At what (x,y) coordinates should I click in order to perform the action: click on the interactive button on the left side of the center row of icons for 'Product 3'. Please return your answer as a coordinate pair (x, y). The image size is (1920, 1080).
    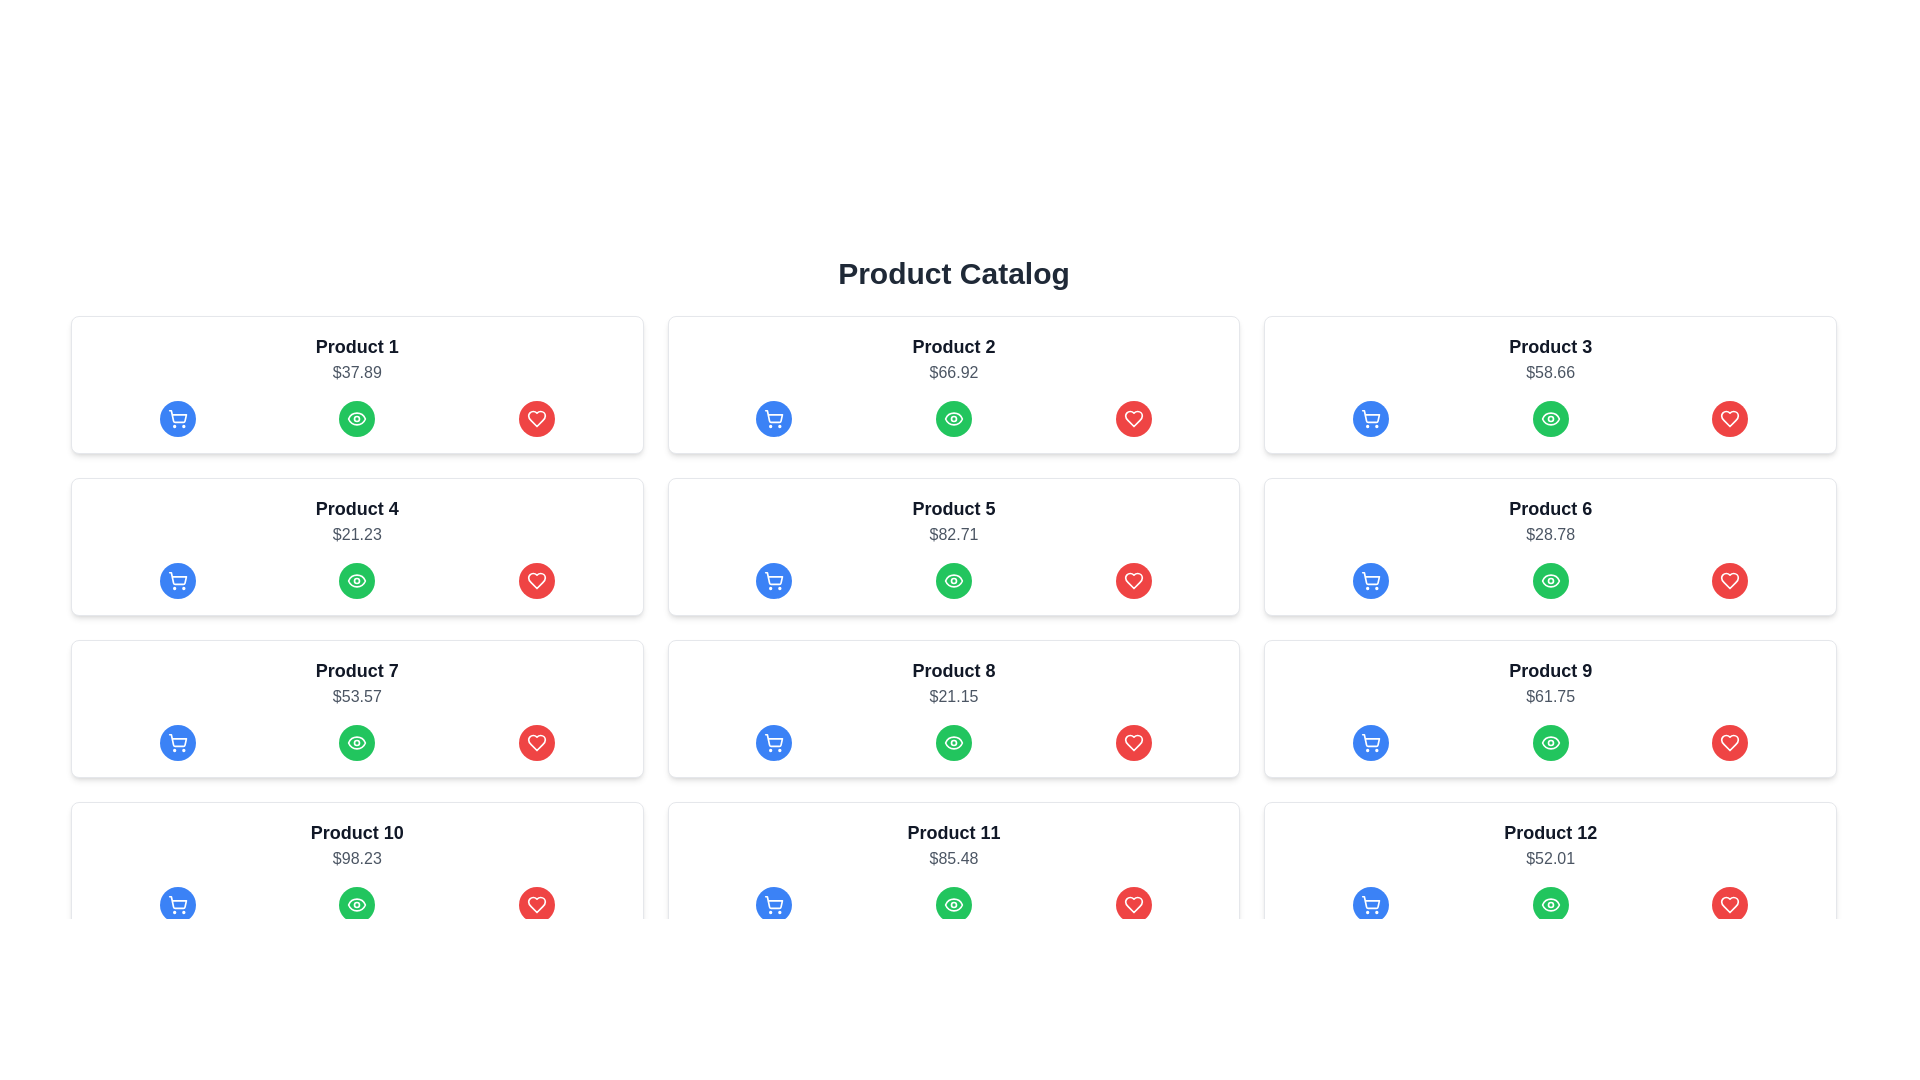
    Looking at the image, I should click on (1370, 418).